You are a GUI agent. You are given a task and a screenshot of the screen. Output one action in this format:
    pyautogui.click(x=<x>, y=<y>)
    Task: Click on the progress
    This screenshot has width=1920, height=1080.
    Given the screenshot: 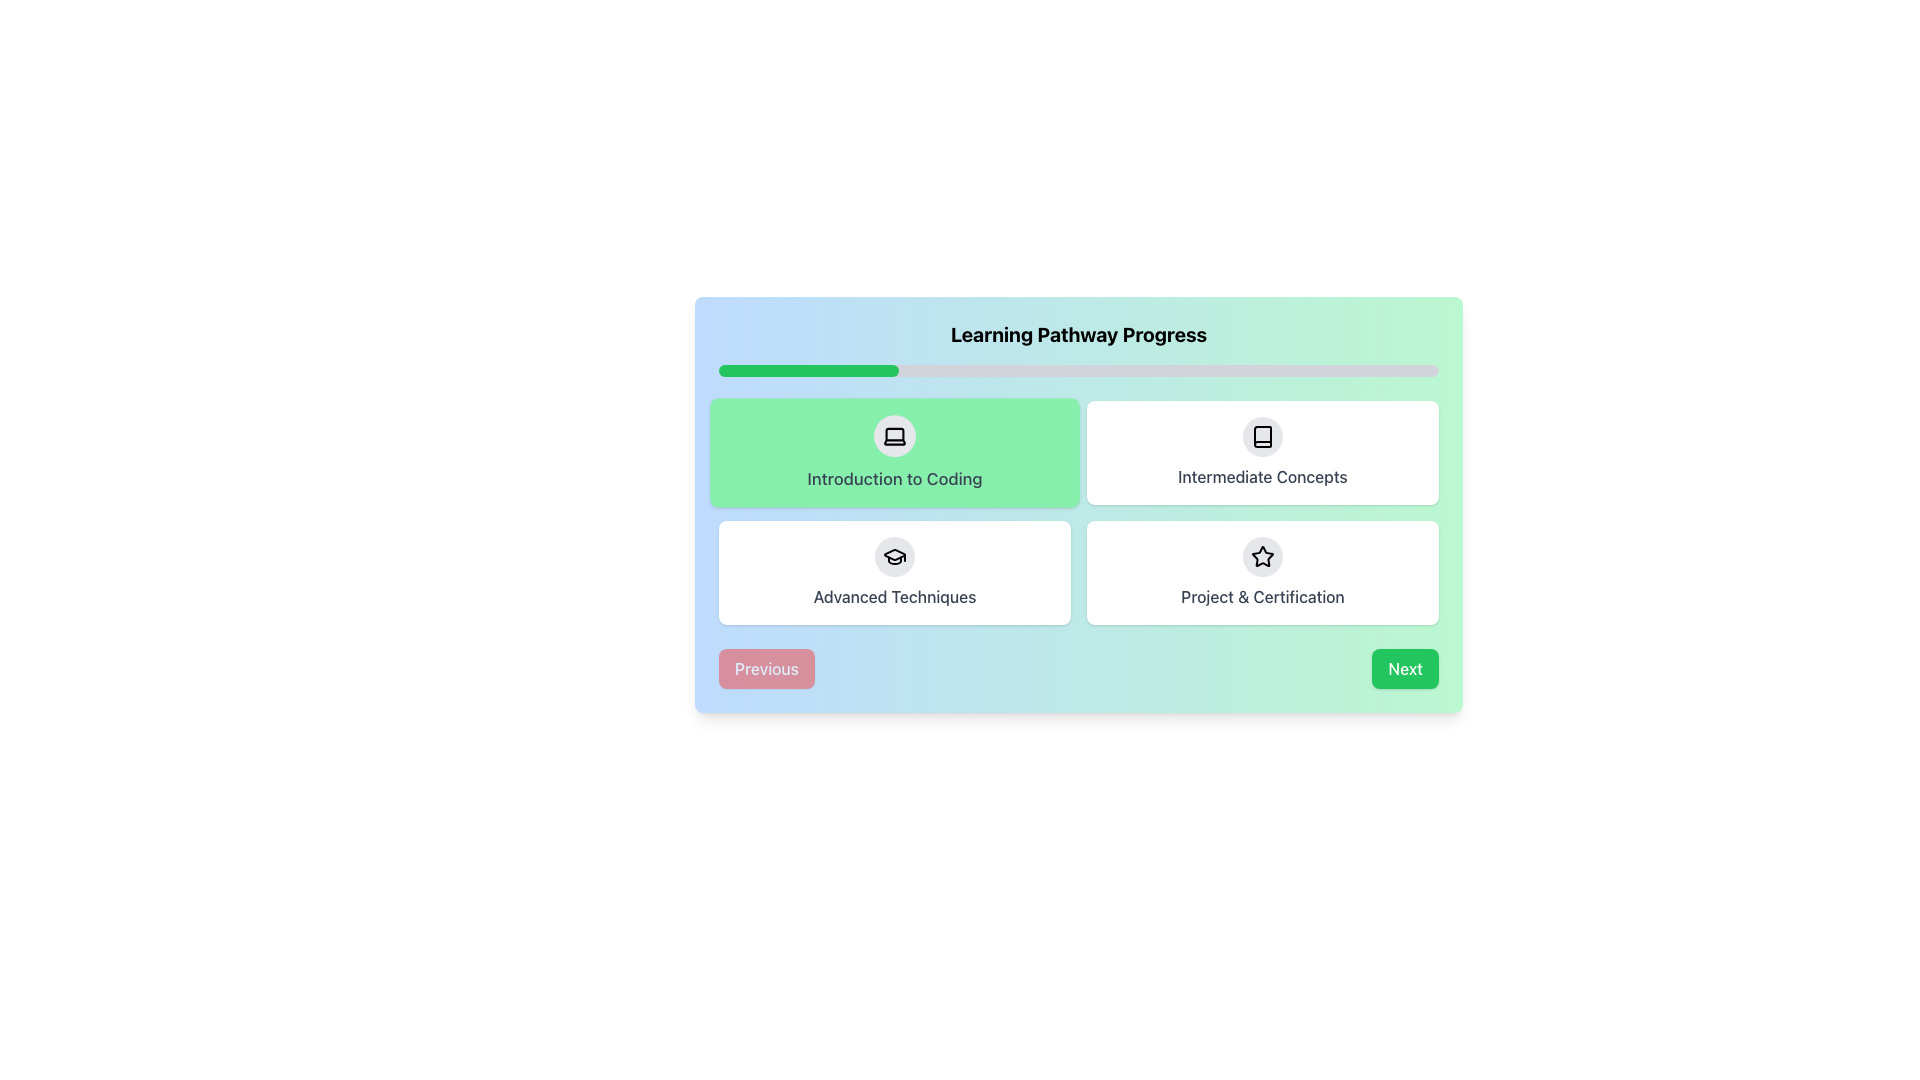 What is the action you would take?
    pyautogui.click(x=848, y=370)
    